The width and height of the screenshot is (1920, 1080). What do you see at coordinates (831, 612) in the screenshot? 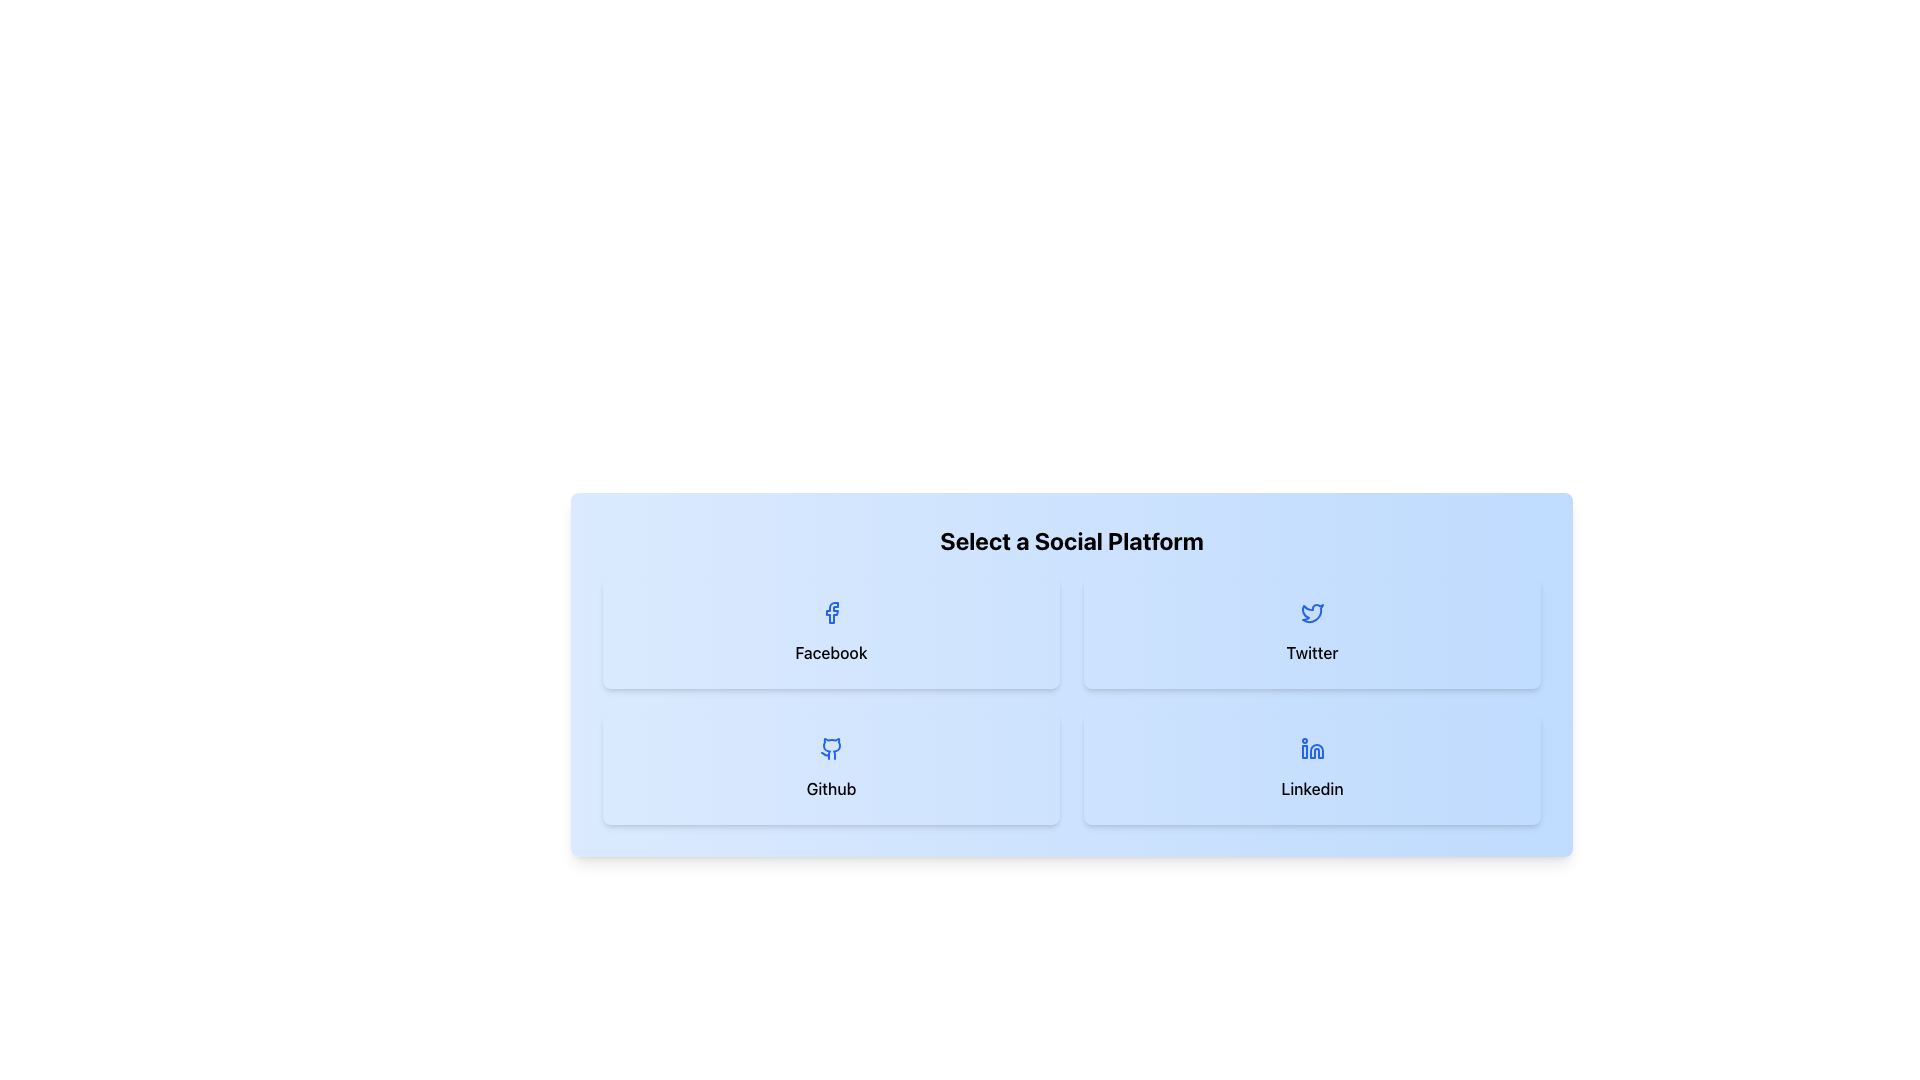
I see `the Facebook icon, which is styled in blue and located within a rounded rectangular button labeled 'Facebook', positioned in the top-left of a 2x2 grid below the 'Select a Social Platform' header` at bounding box center [831, 612].